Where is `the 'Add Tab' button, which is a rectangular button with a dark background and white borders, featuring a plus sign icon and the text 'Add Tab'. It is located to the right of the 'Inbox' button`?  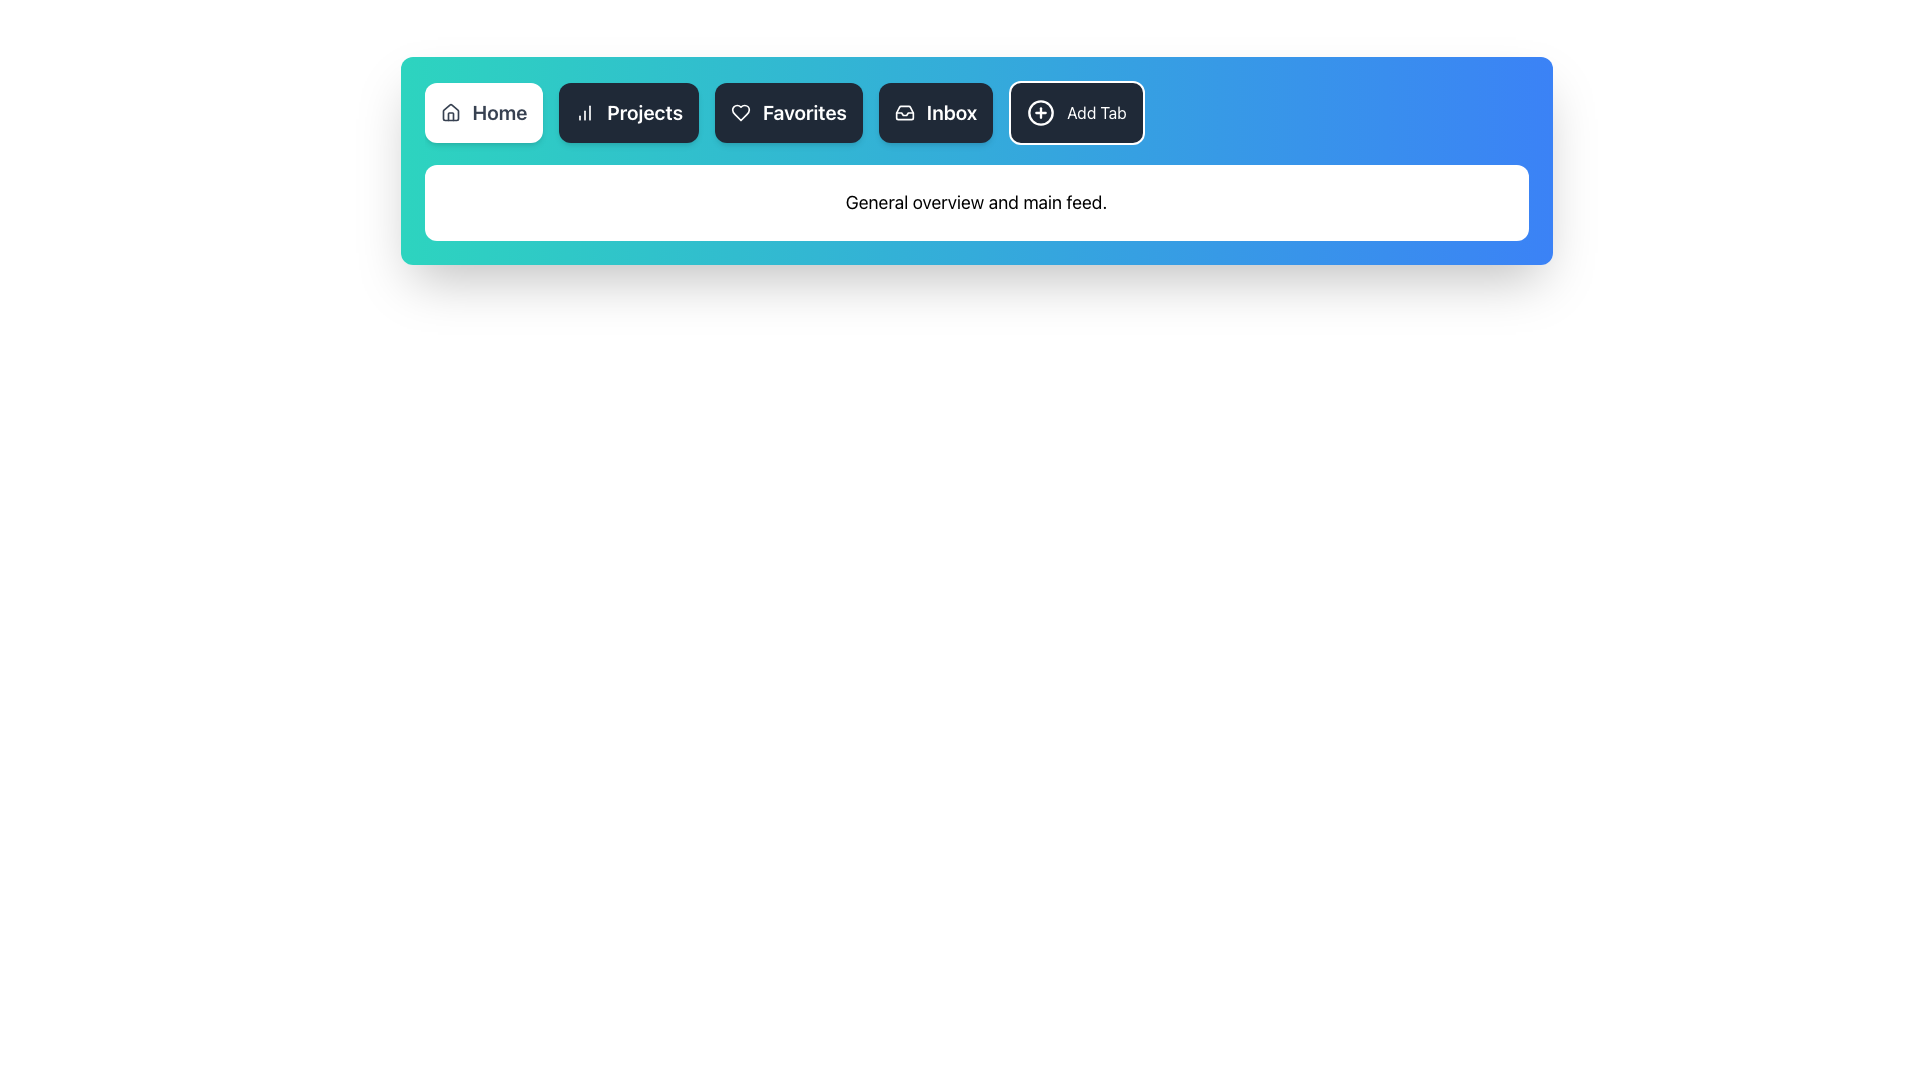
the 'Add Tab' button, which is a rectangular button with a dark background and white borders, featuring a plus sign icon and the text 'Add Tab'. It is located to the right of the 'Inbox' button is located at coordinates (1075, 112).